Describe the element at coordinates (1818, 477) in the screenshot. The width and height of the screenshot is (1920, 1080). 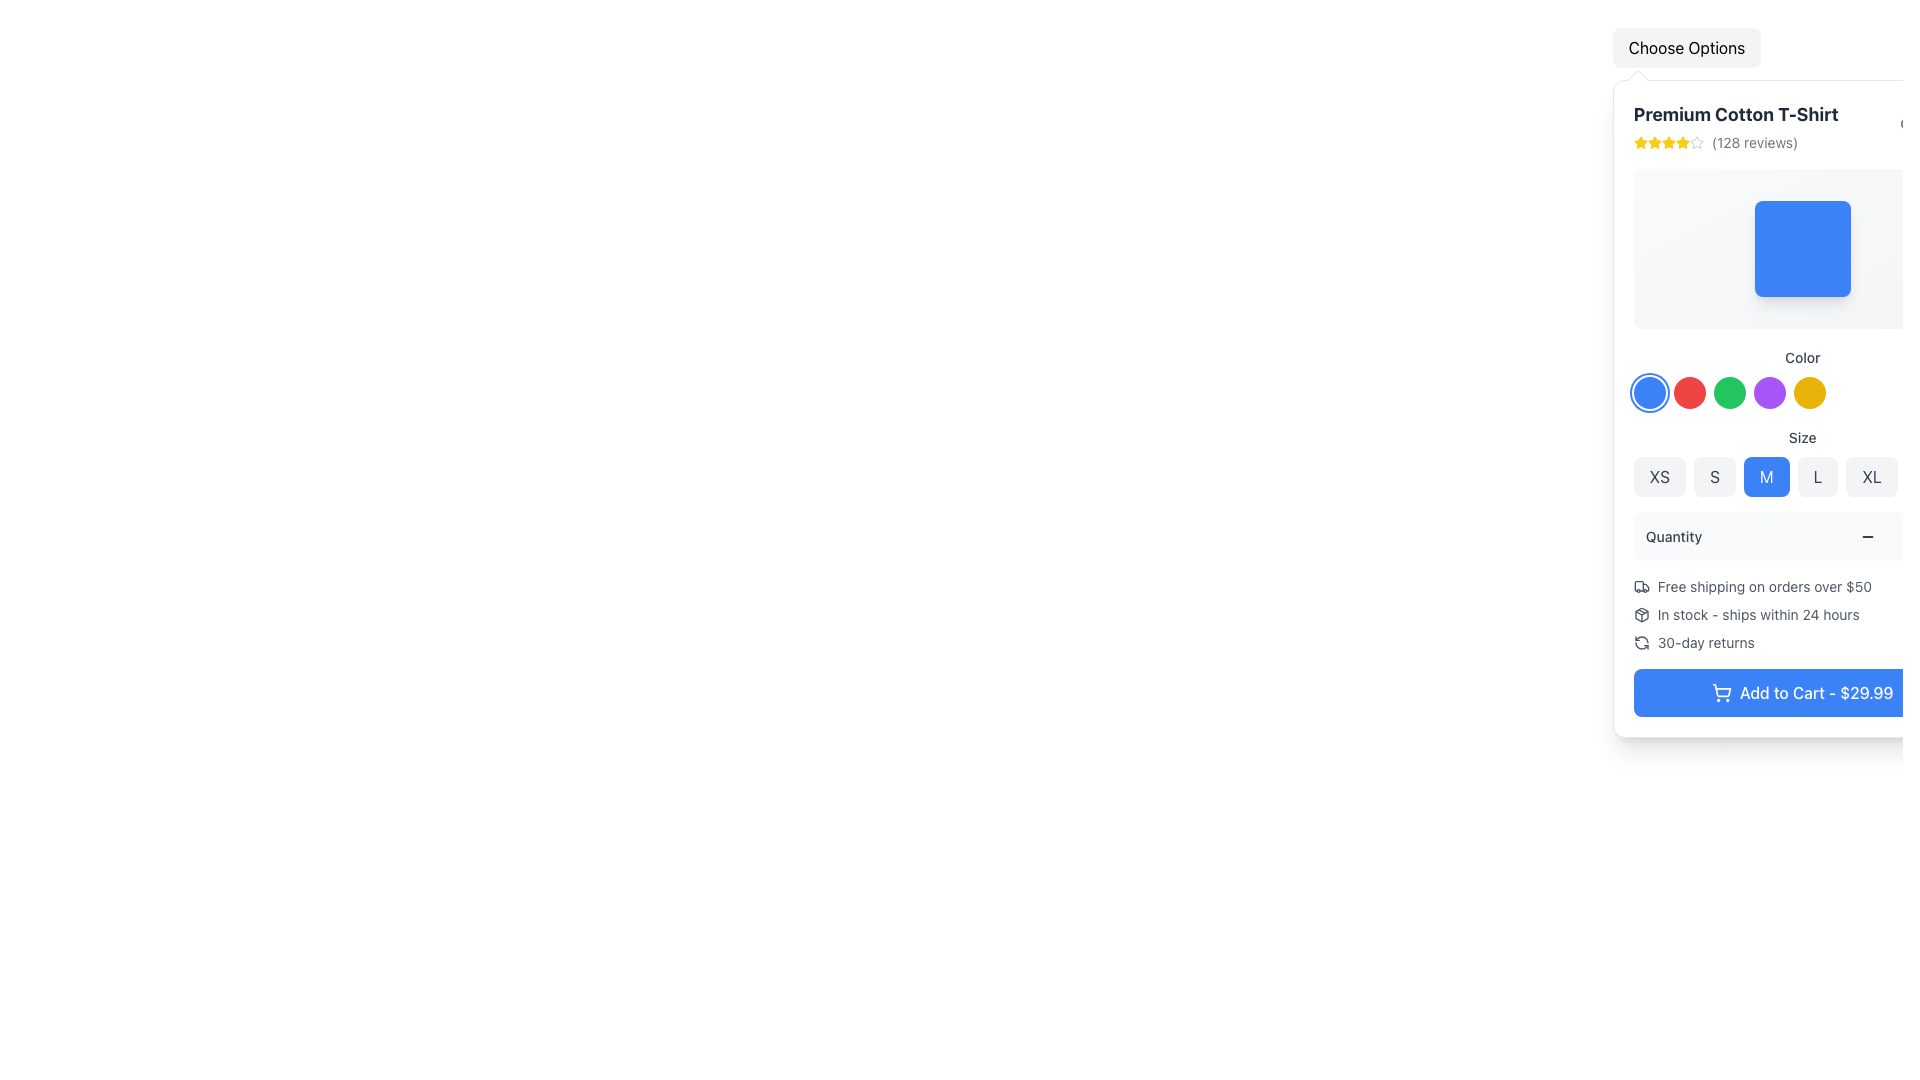
I see `button labeled 'L', which is the fourth button in a series of size buttons with a light gray background that darkens on hover, located on the right side under the 'Size' label` at that location.